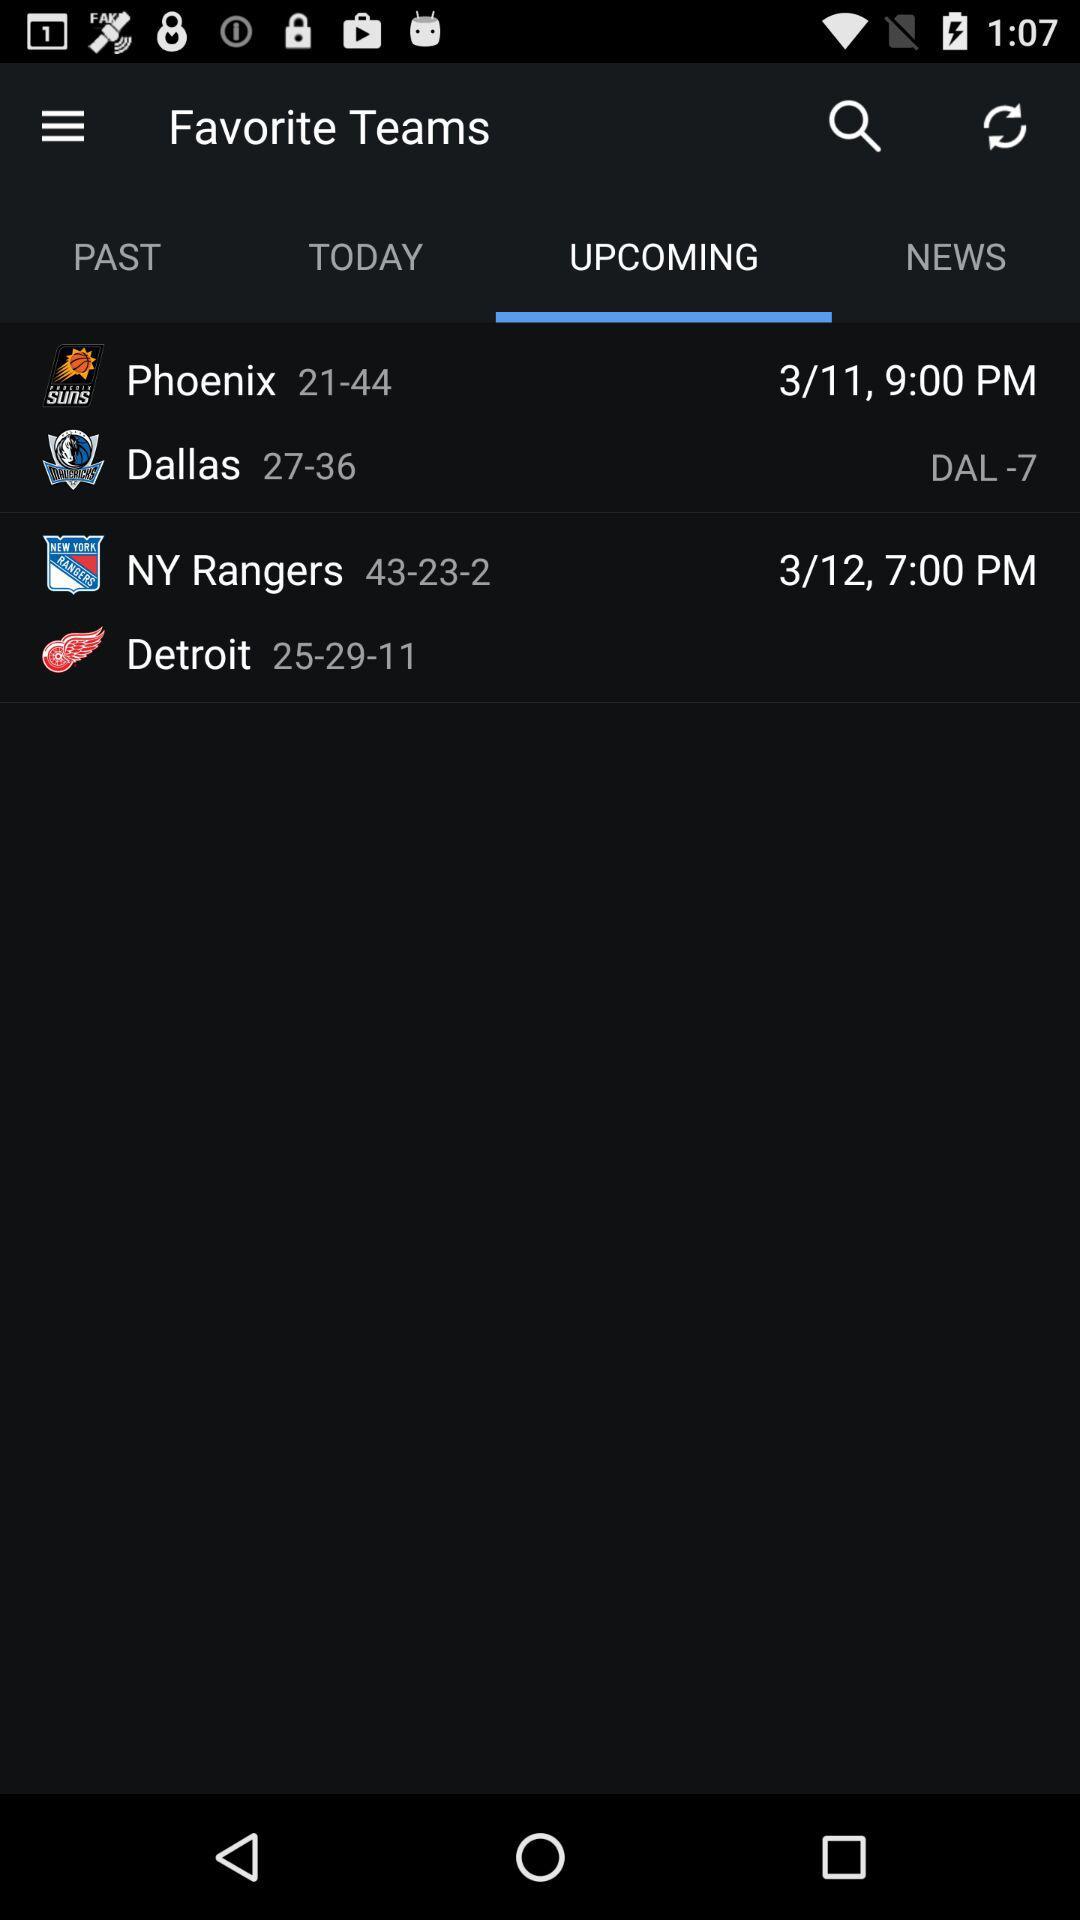  I want to click on the 21-44 app, so click(343, 380).